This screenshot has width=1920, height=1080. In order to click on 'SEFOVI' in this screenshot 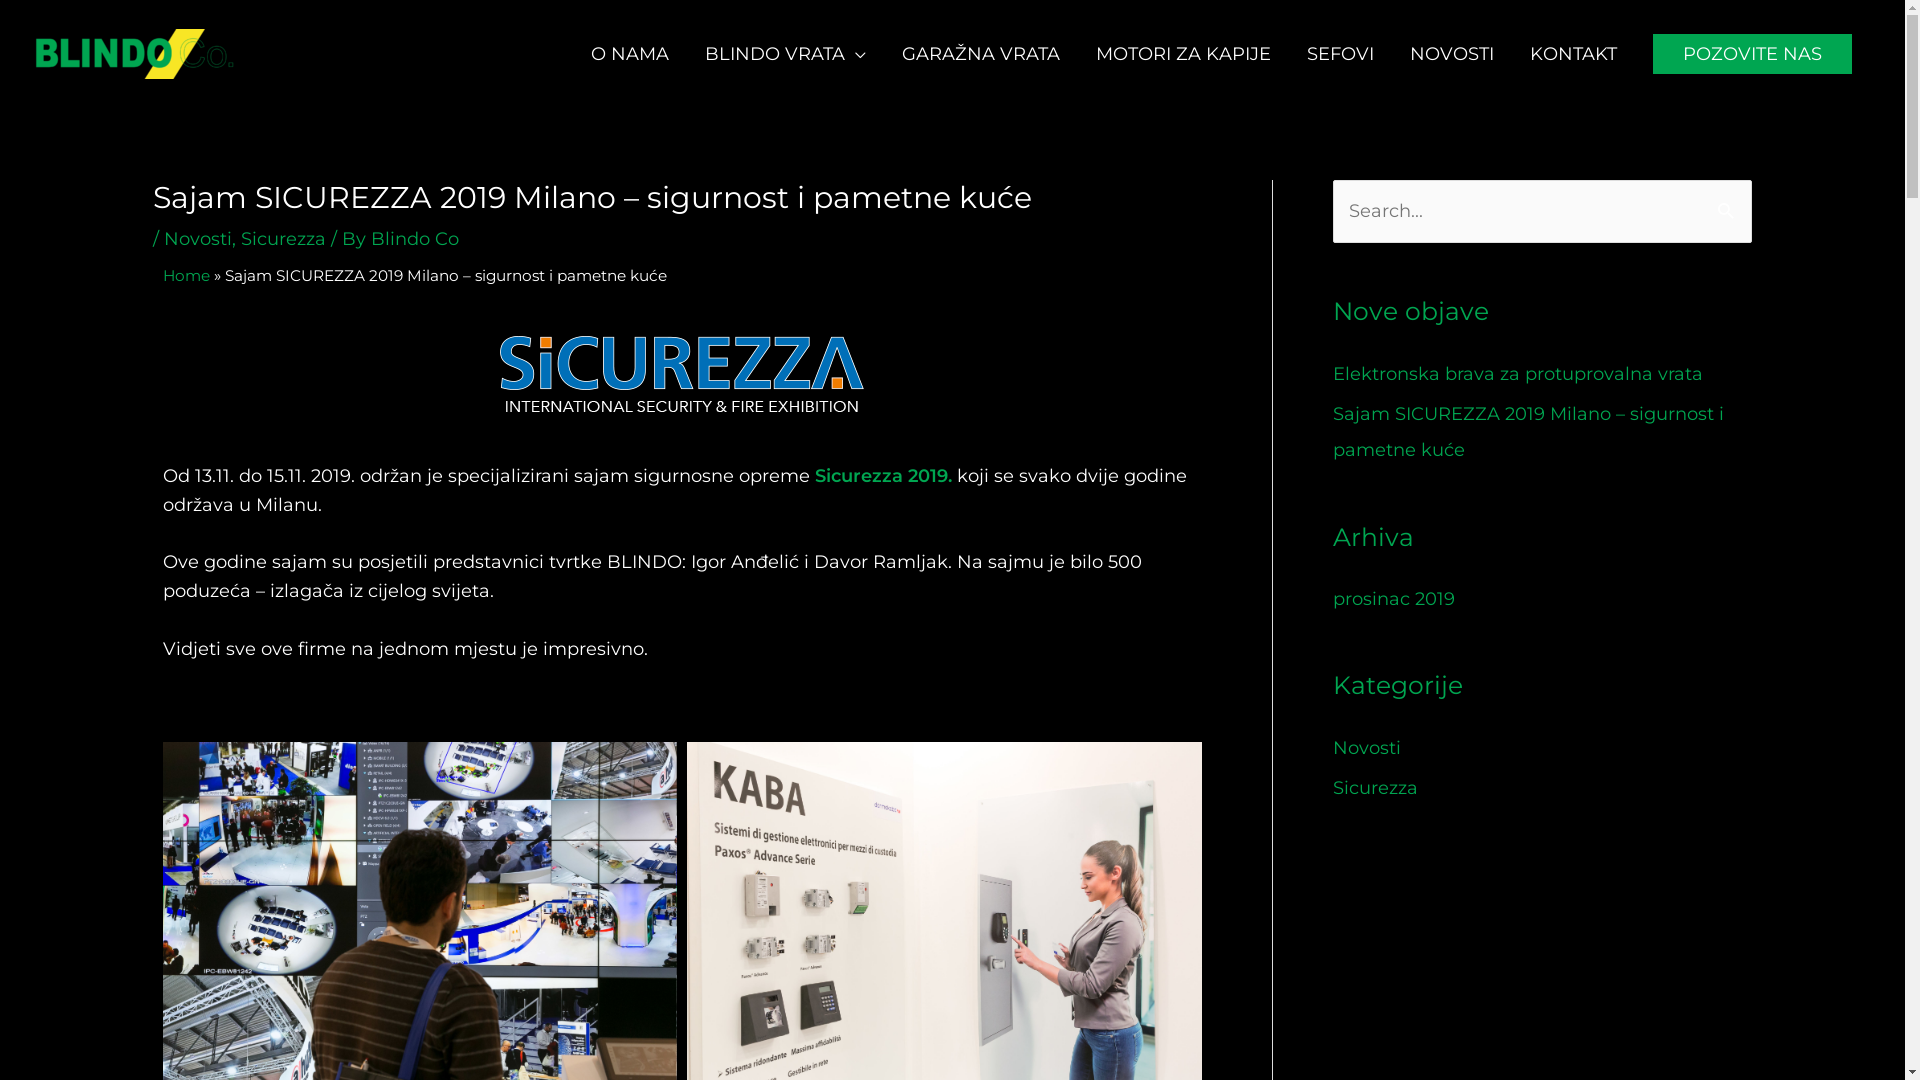, I will do `click(1340, 53)`.